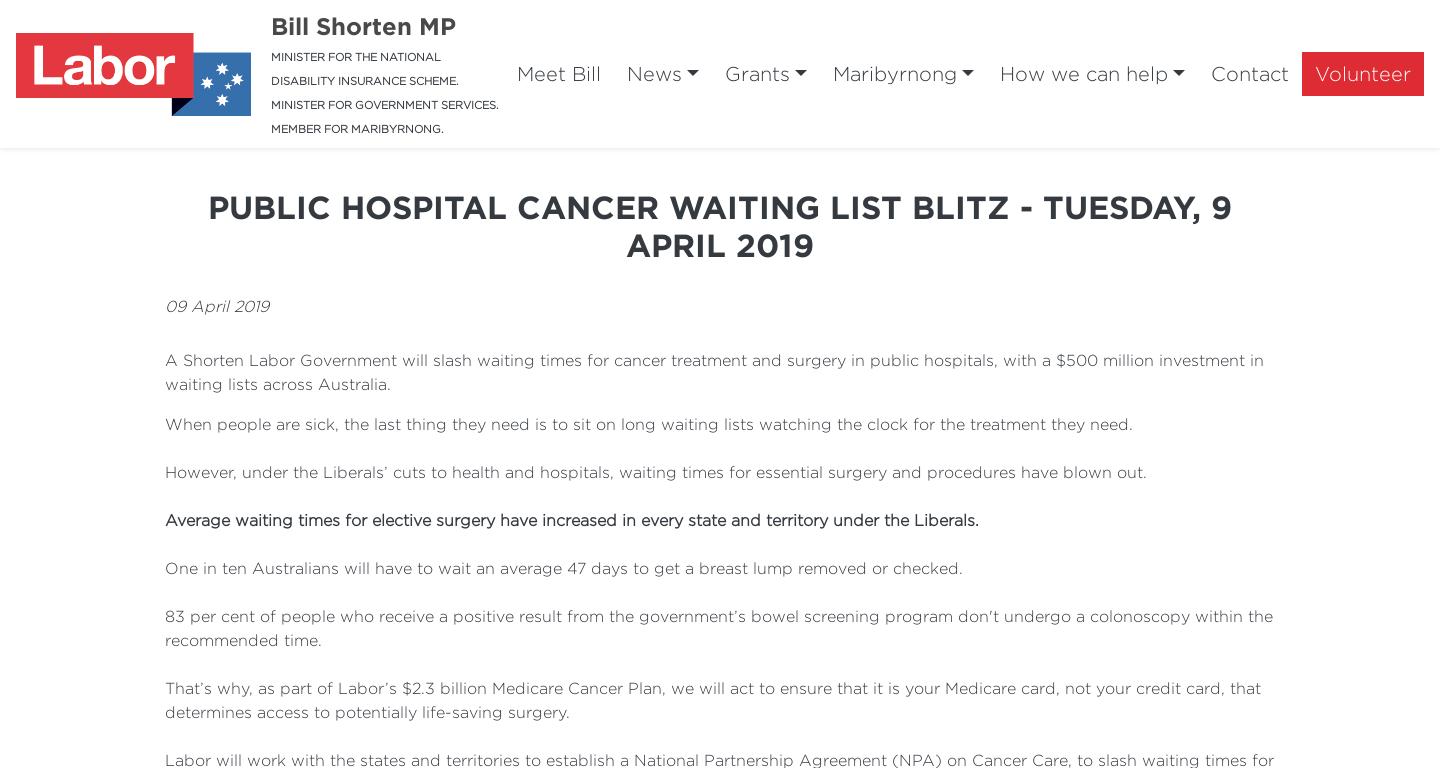 The image size is (1440, 768). Describe the element at coordinates (269, 104) in the screenshot. I see `'MINISTER FOR GOVERNMENT SERVICES.'` at that location.